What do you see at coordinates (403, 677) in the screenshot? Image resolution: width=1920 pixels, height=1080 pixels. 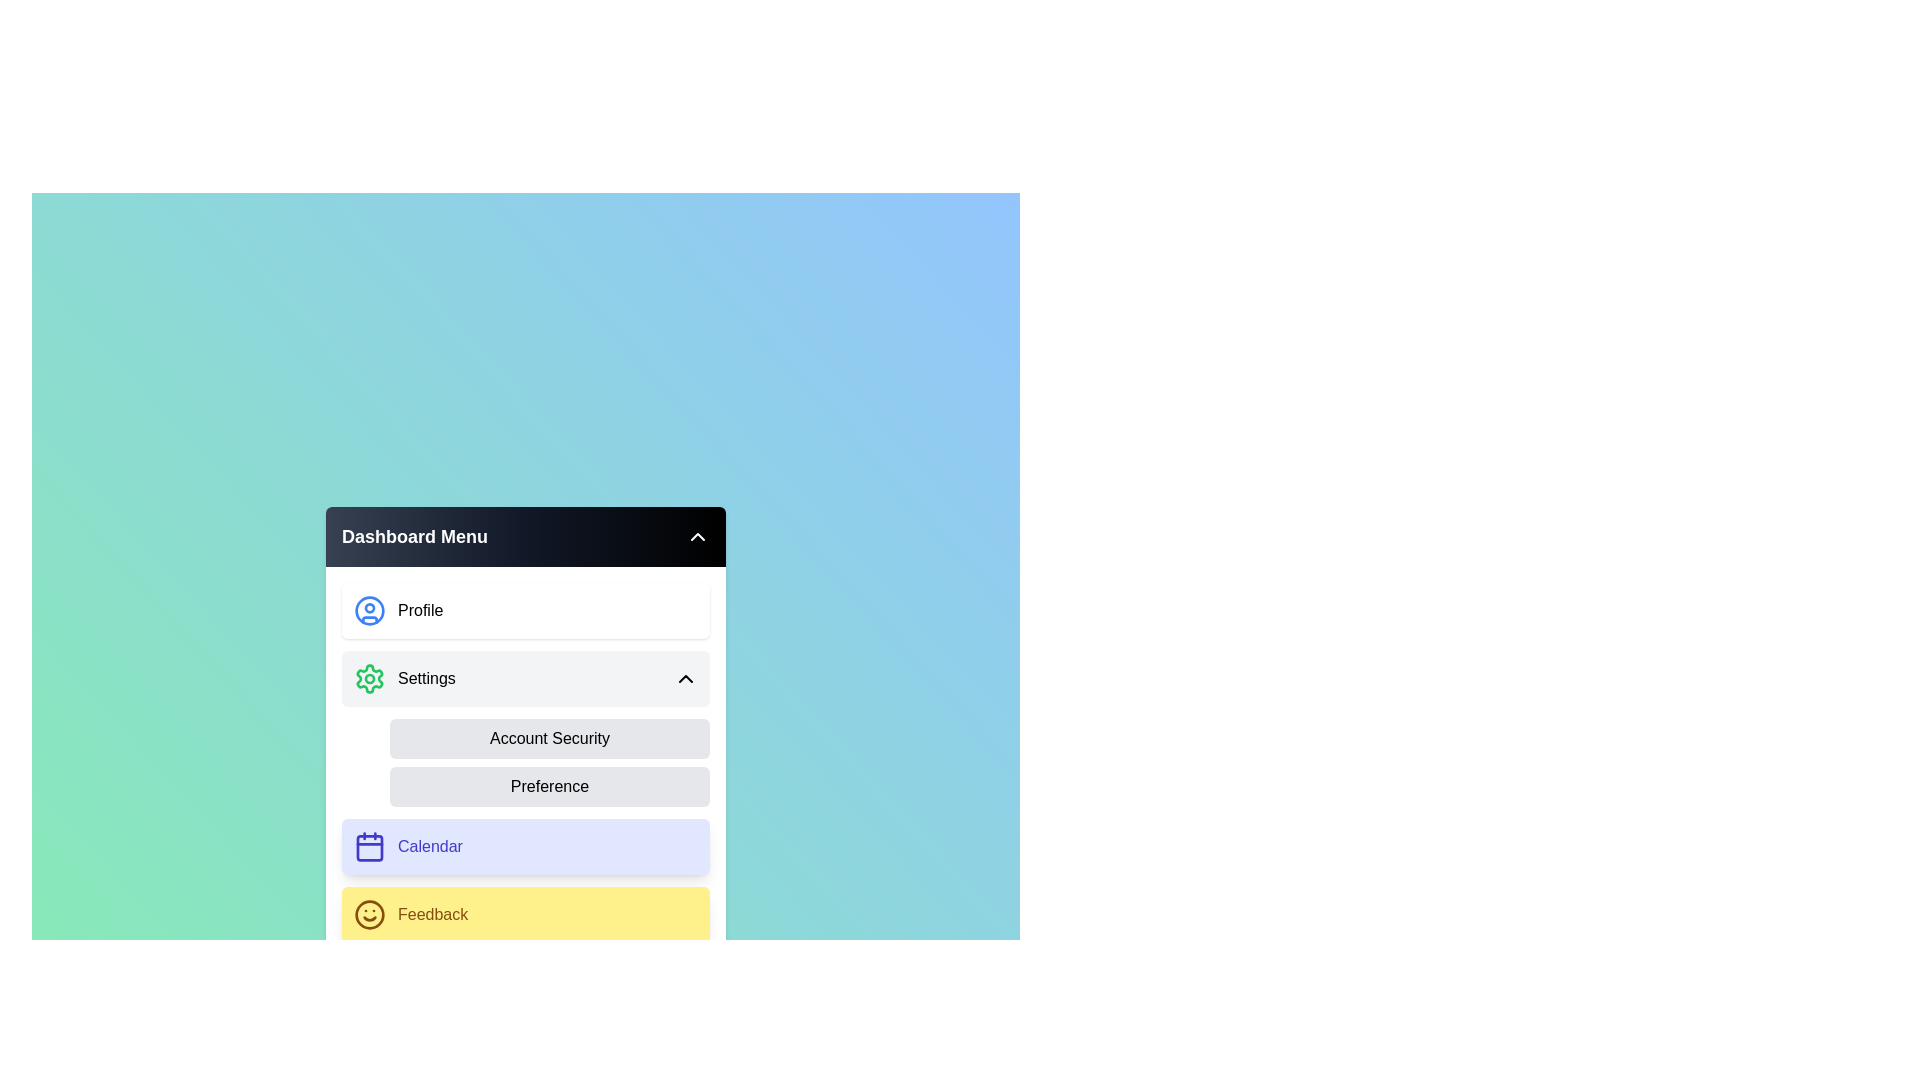 I see `the 'Settings' menu item, which is the second item` at bounding box center [403, 677].